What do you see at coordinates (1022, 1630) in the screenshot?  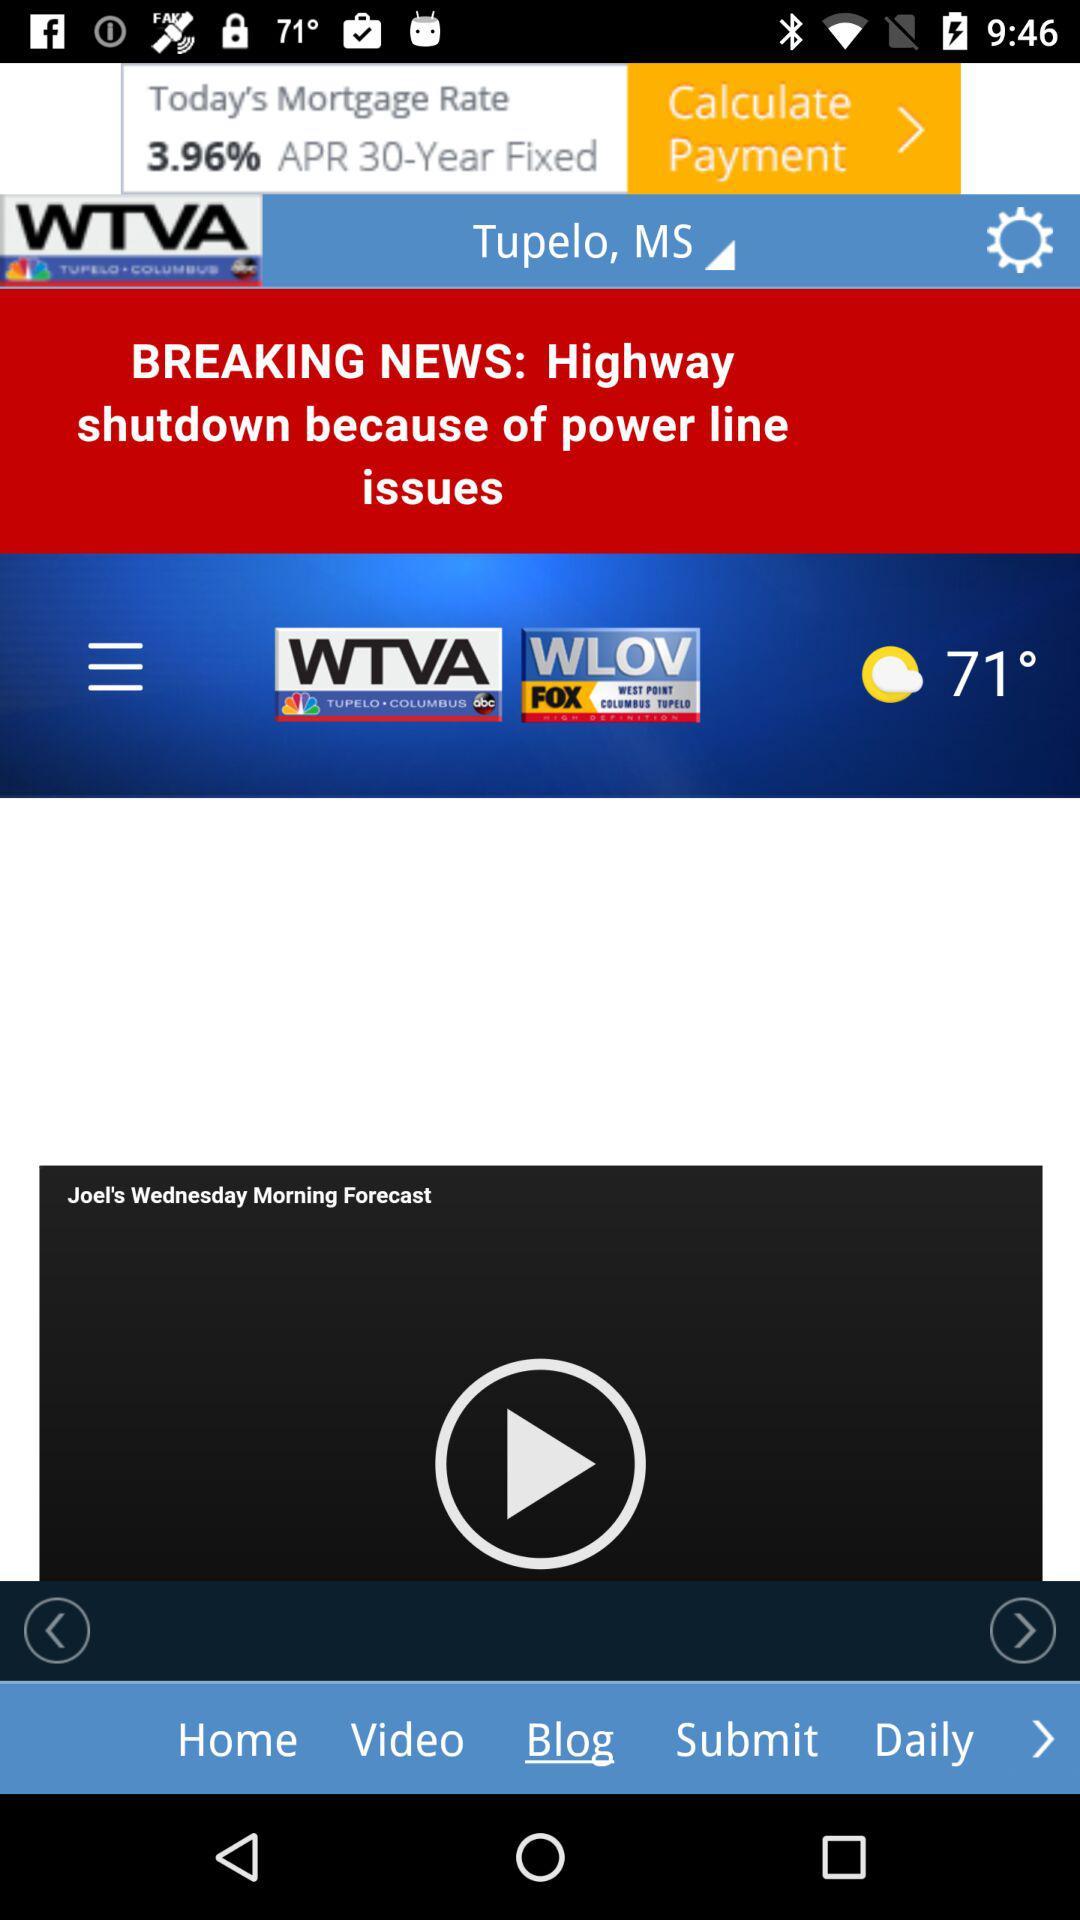 I see `next story` at bounding box center [1022, 1630].